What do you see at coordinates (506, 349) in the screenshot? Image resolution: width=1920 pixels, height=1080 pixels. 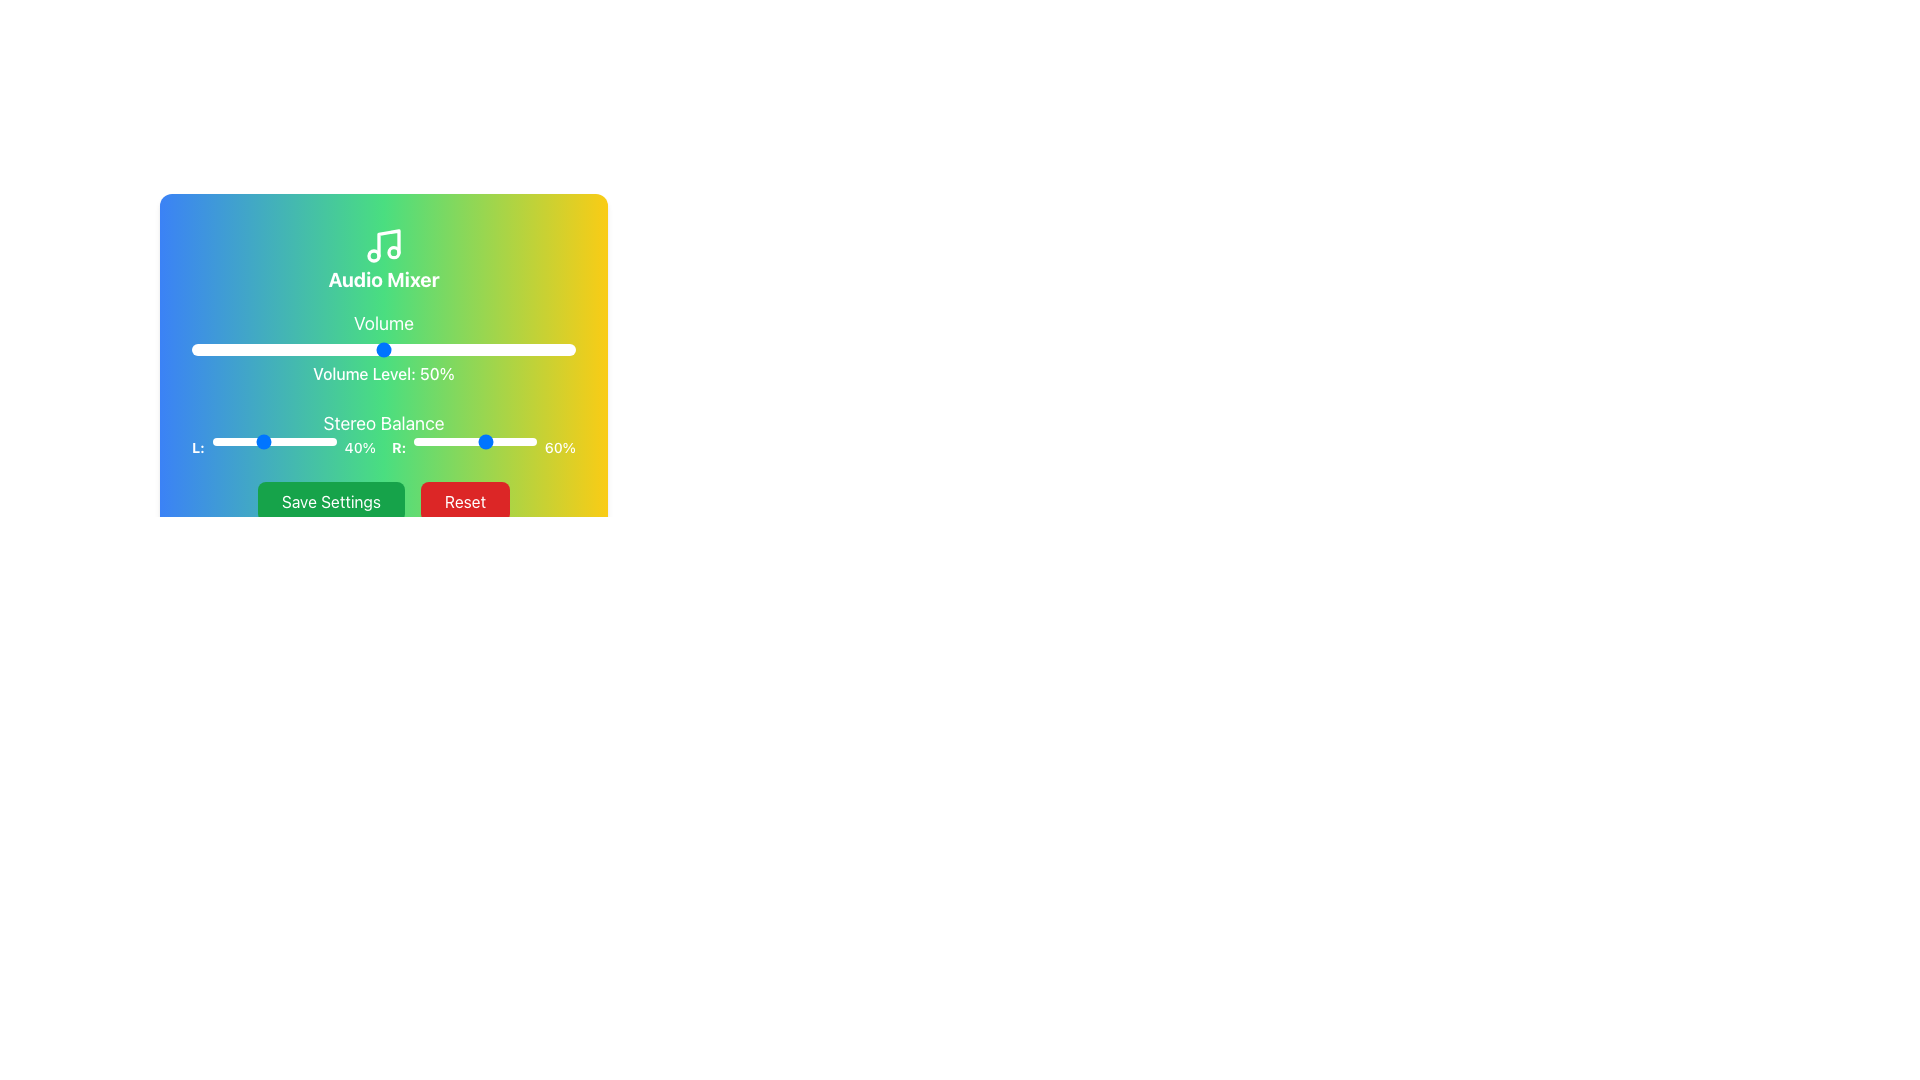 I see `the volume` at bounding box center [506, 349].